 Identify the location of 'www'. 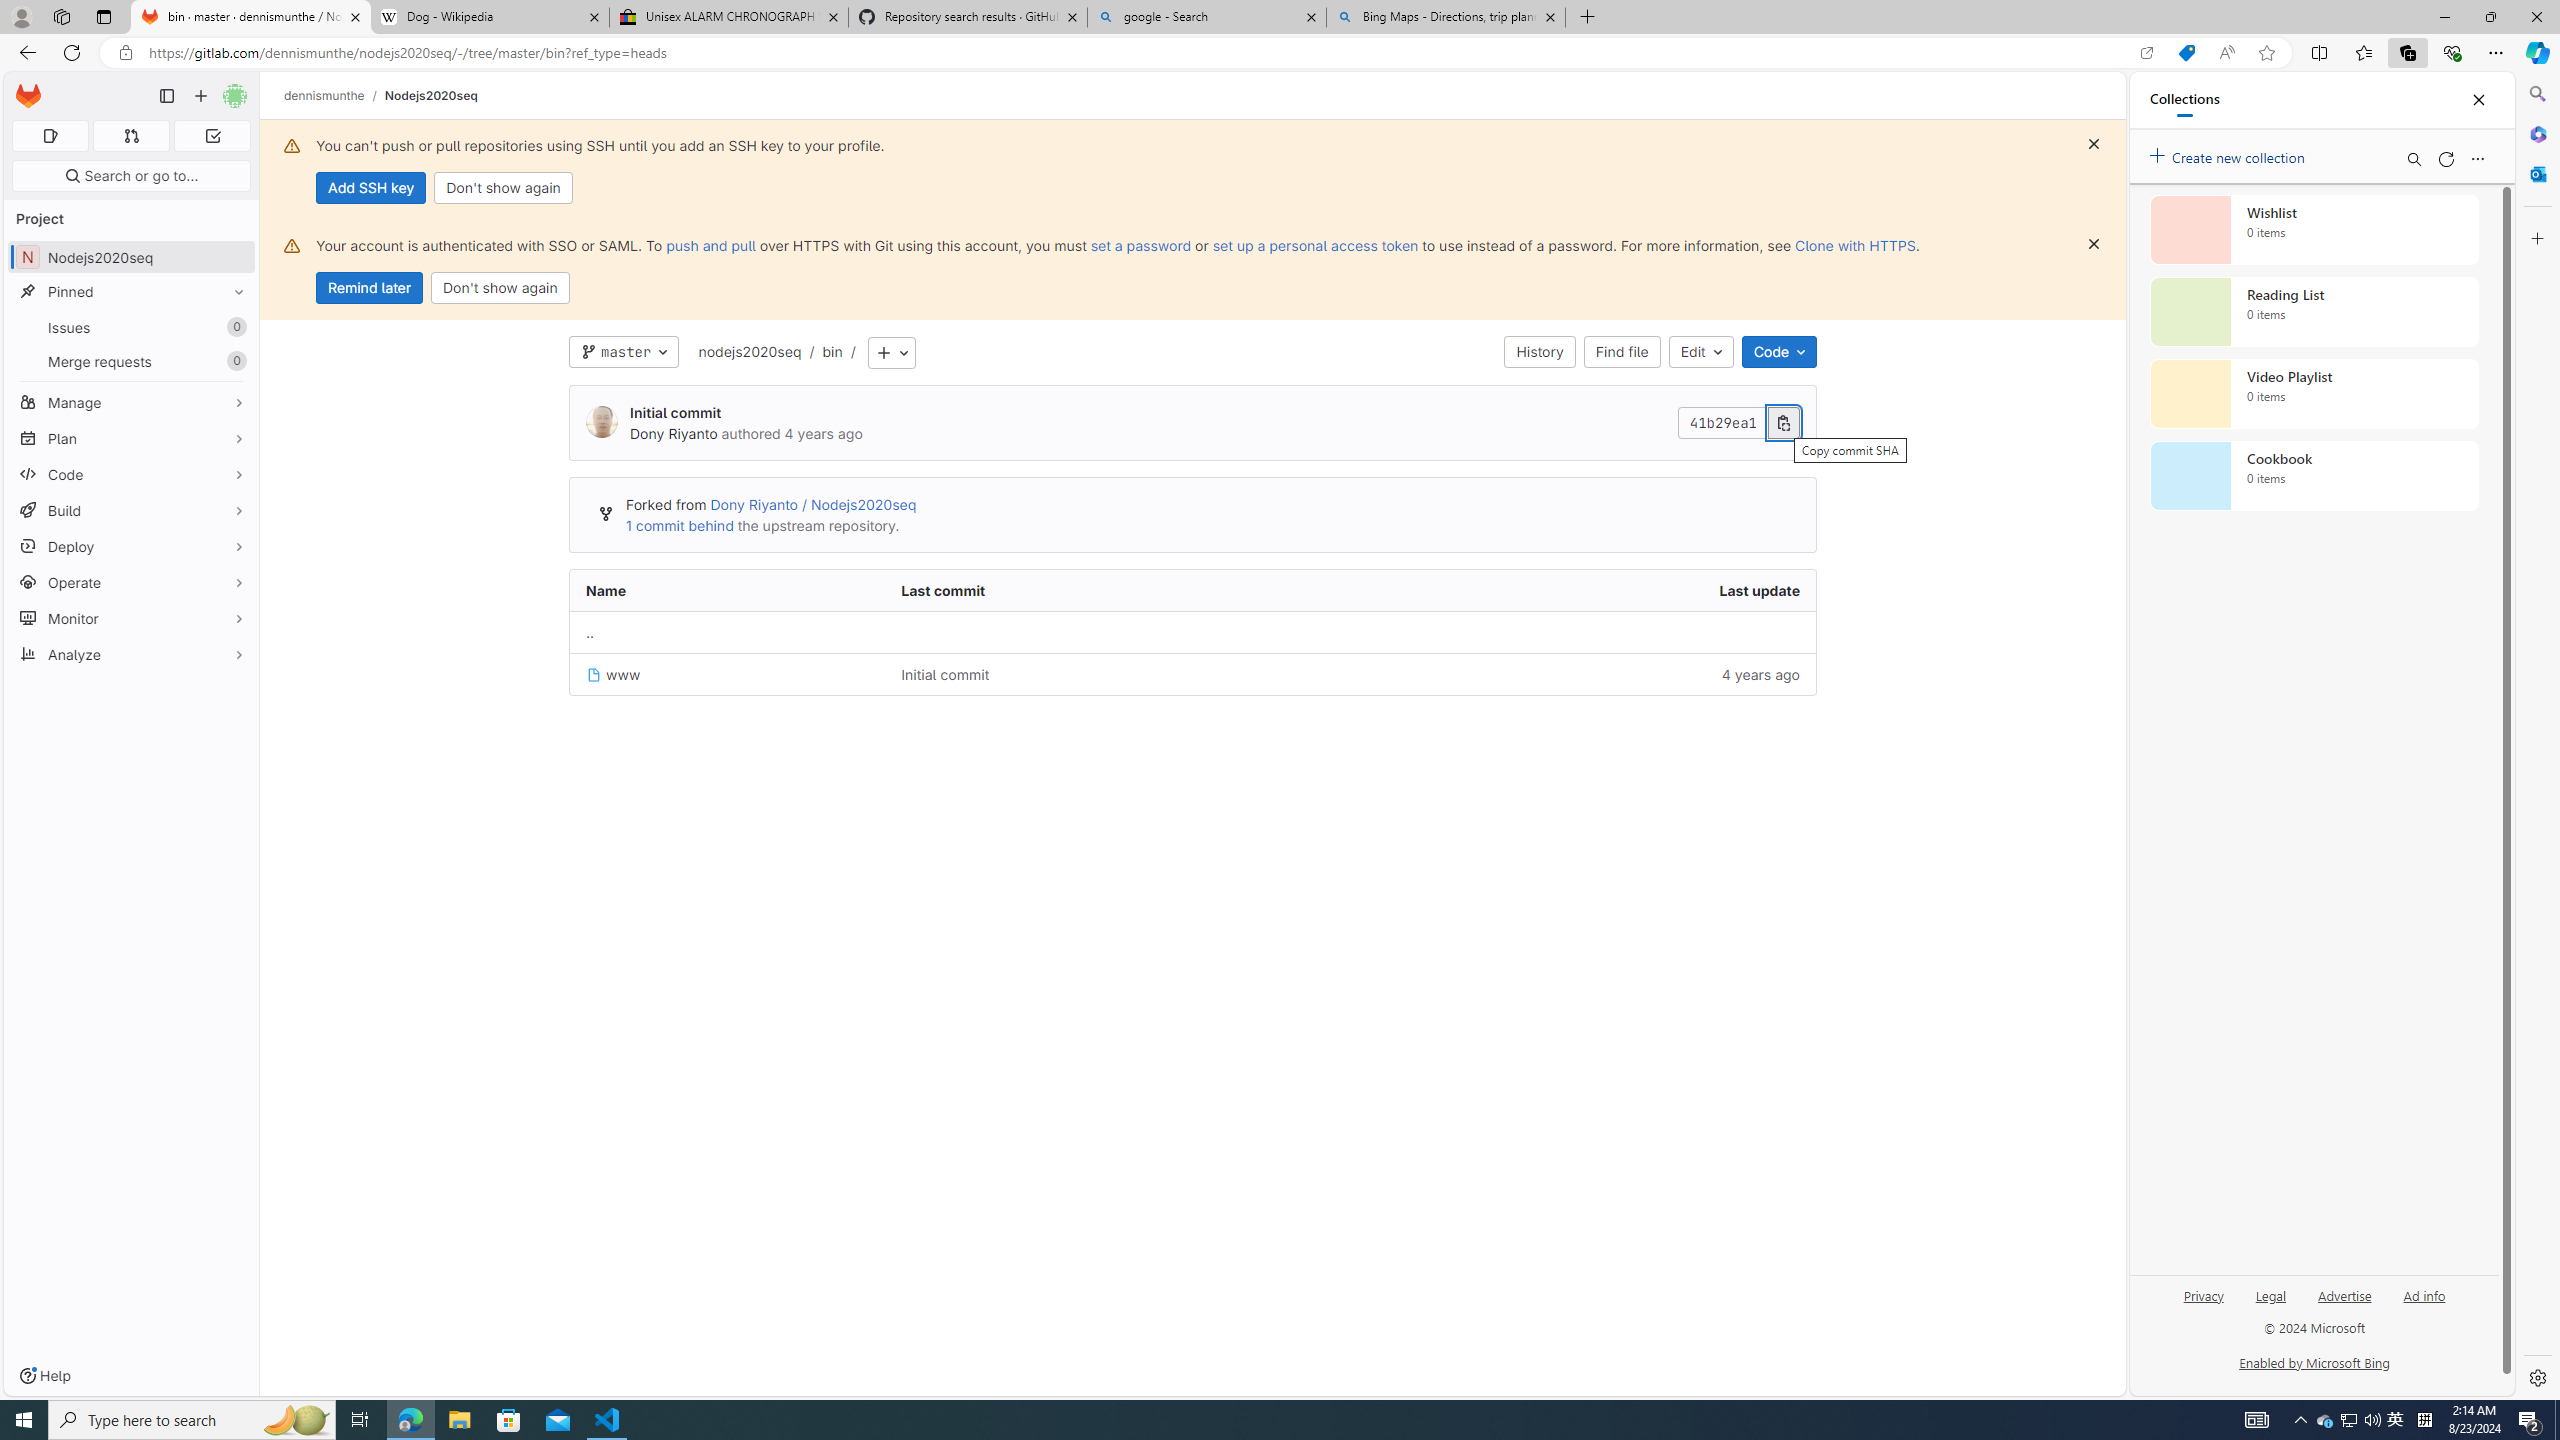
(612, 674).